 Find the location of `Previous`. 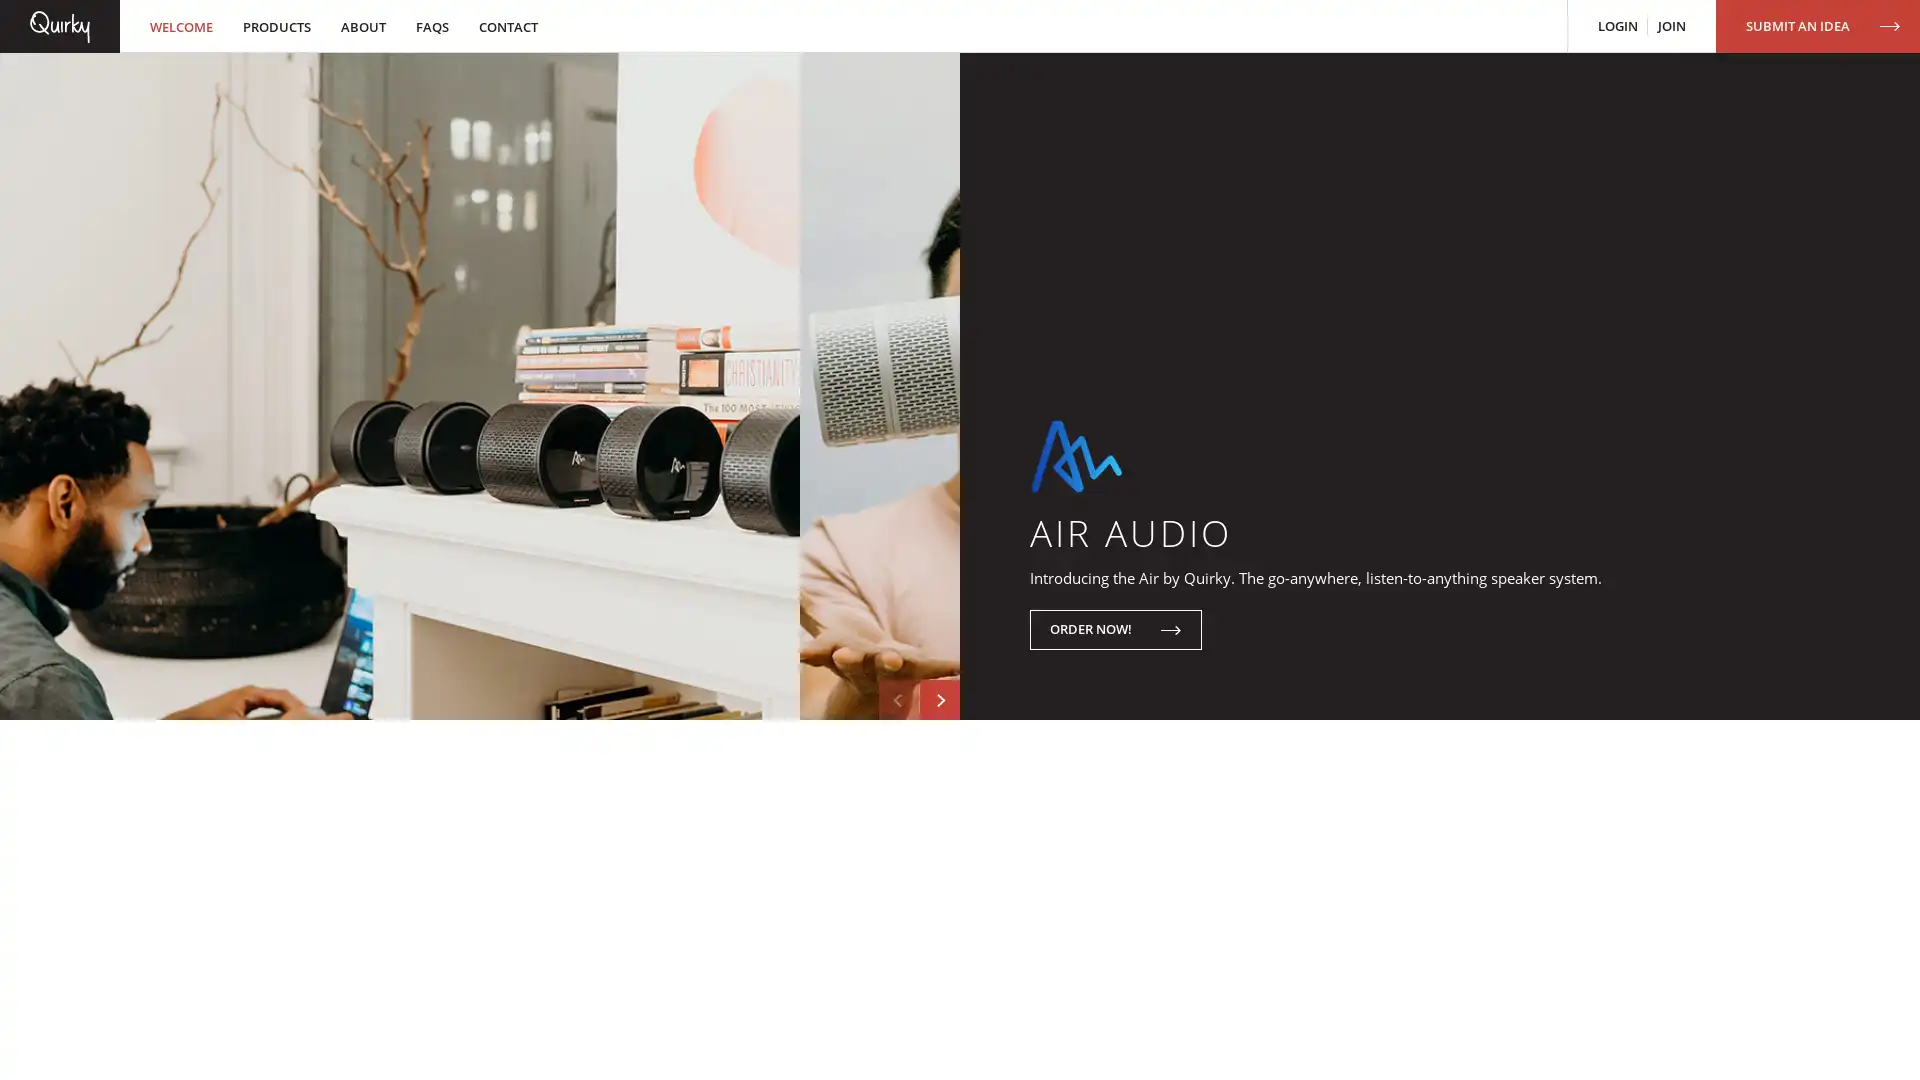

Previous is located at coordinates (897, 833).